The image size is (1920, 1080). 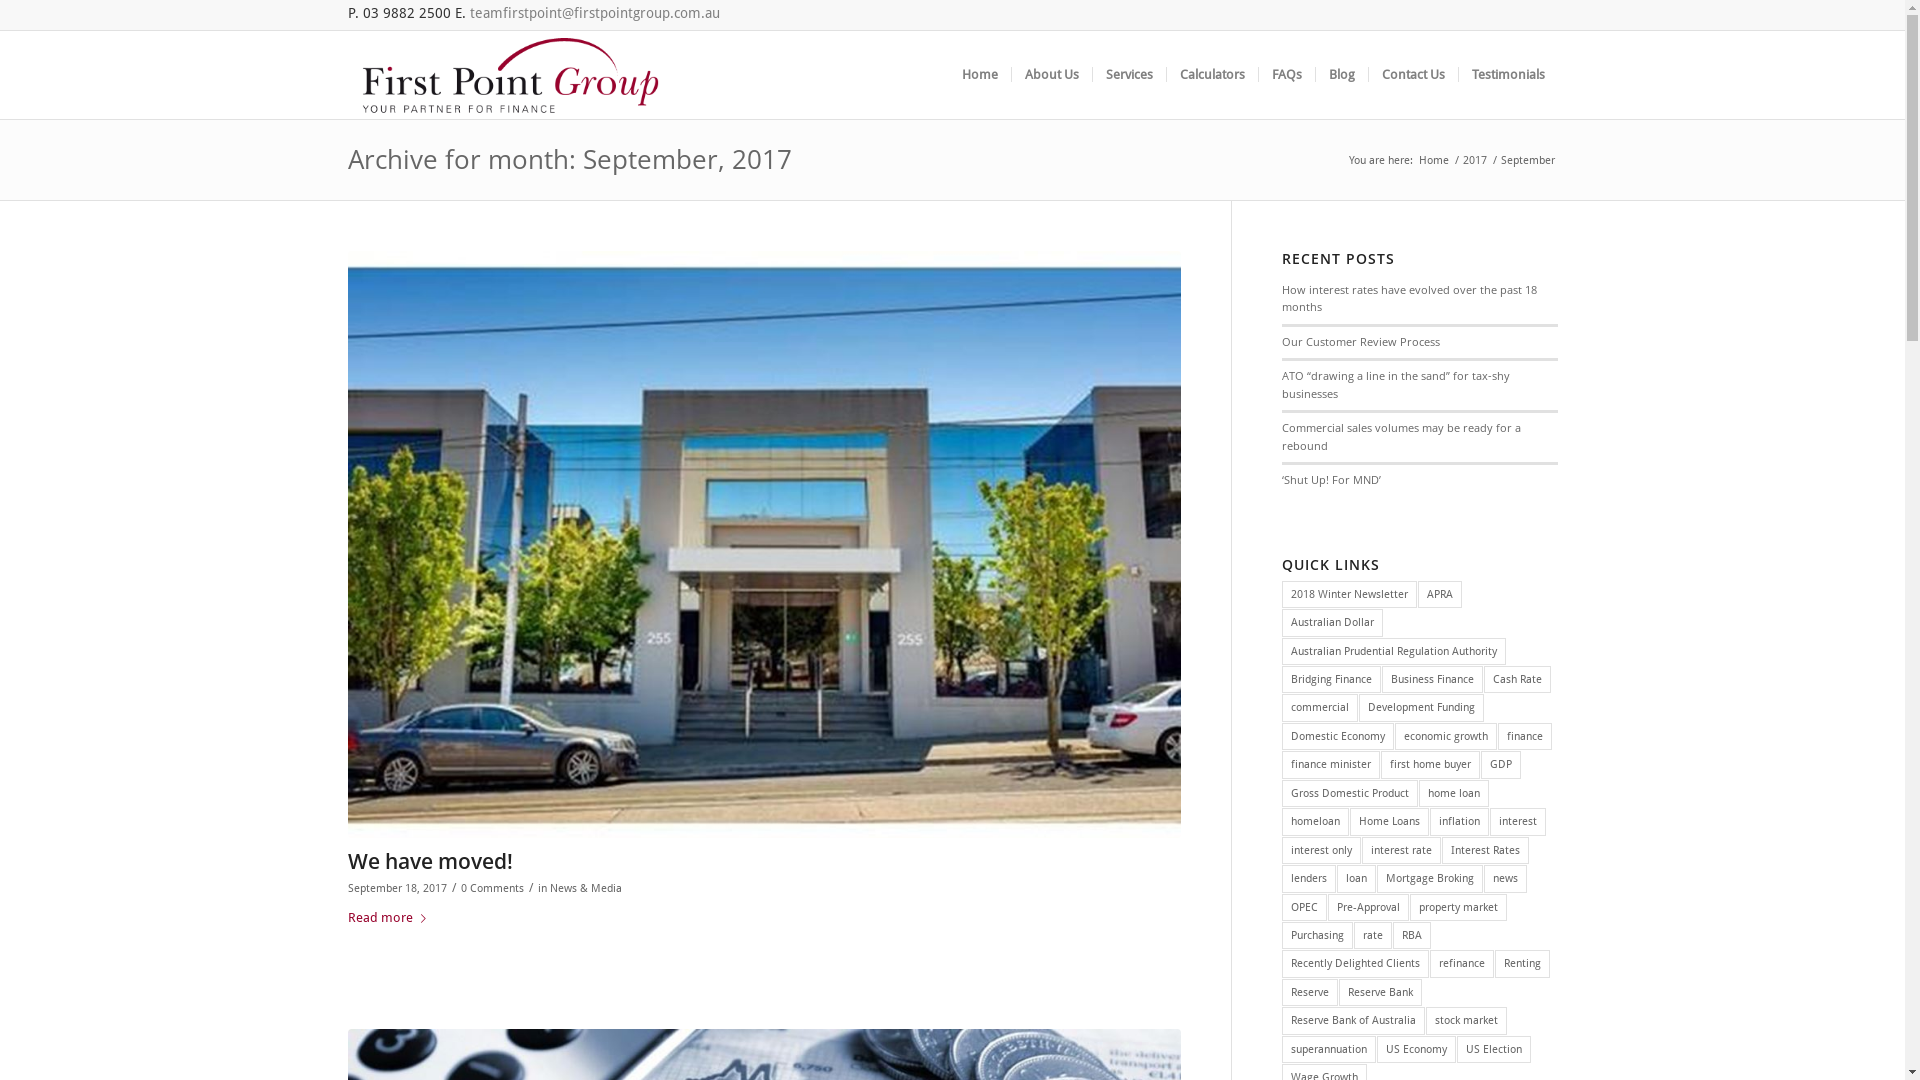 What do you see at coordinates (491, 887) in the screenshot?
I see `'0 Comments'` at bounding box center [491, 887].